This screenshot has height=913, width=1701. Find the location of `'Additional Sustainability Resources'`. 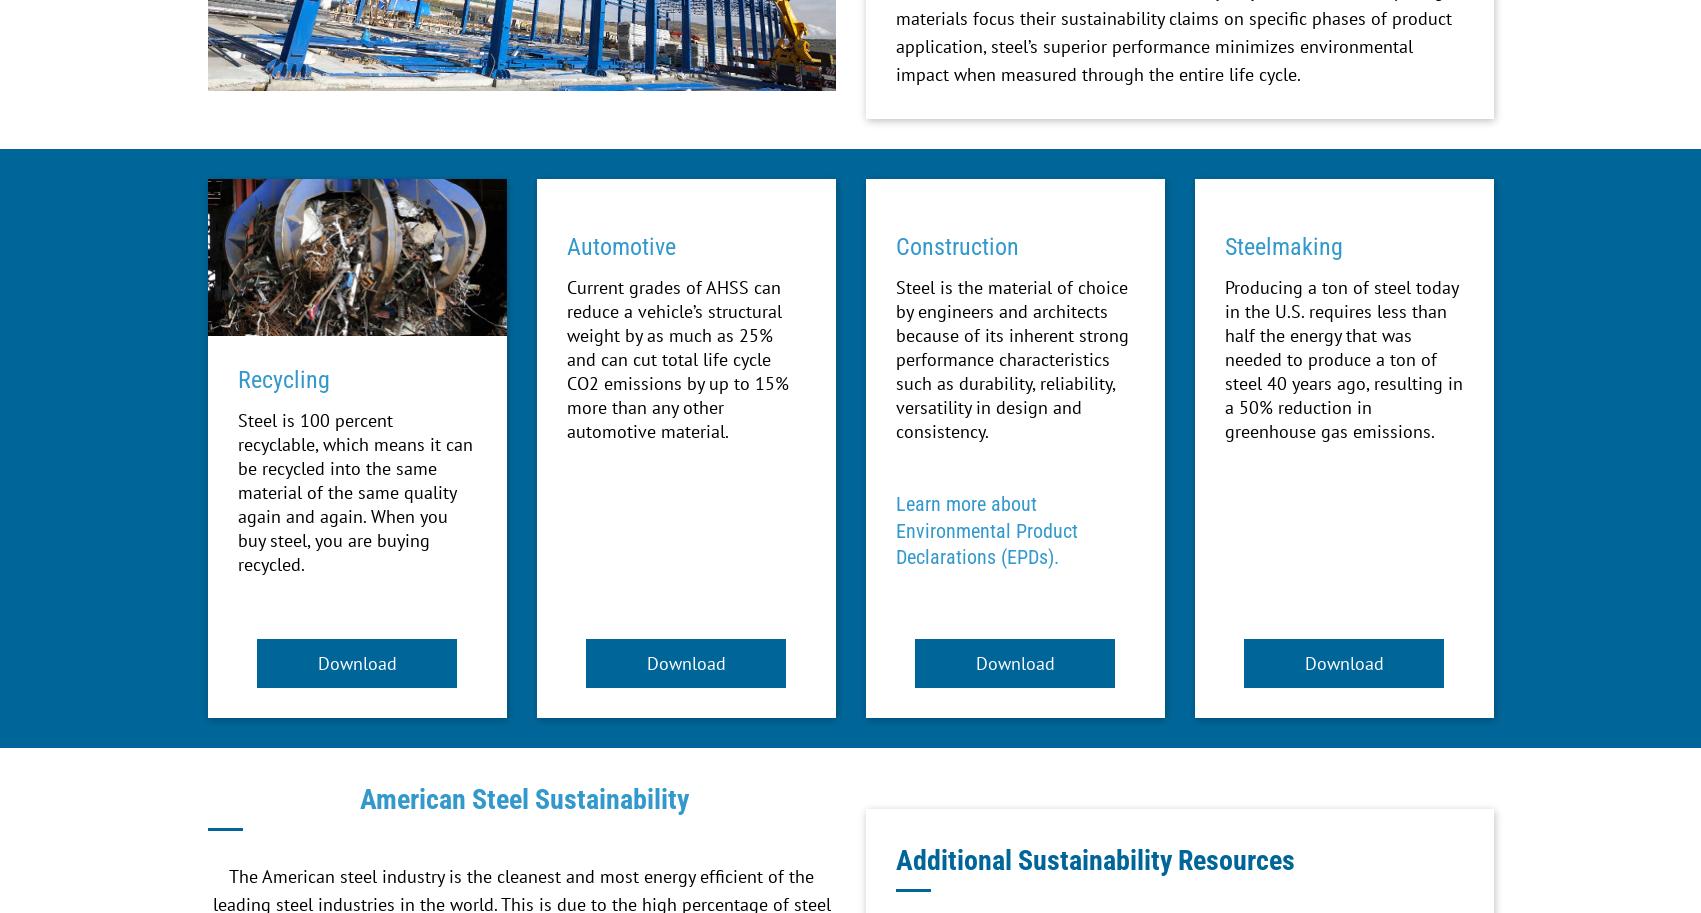

'Additional Sustainability Resources' is located at coordinates (1094, 860).